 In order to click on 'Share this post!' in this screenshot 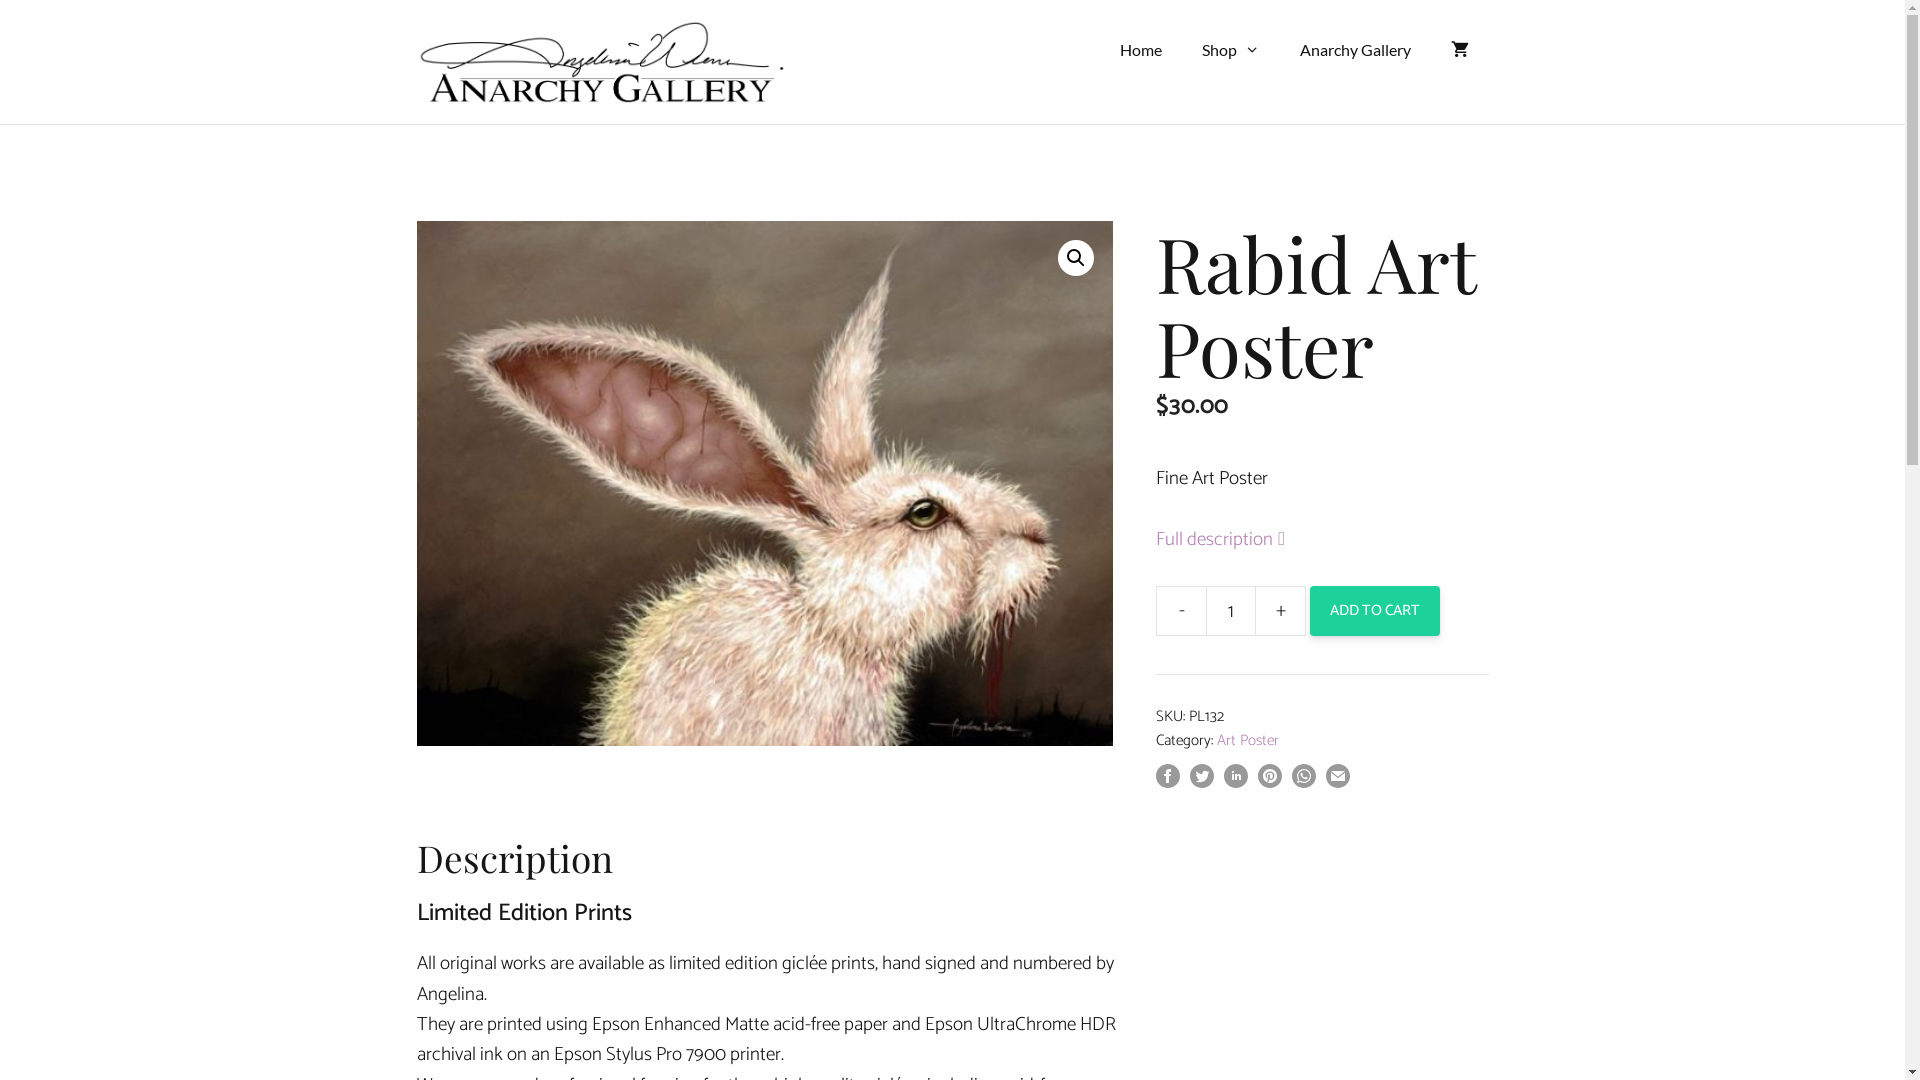, I will do `click(1223, 781)`.